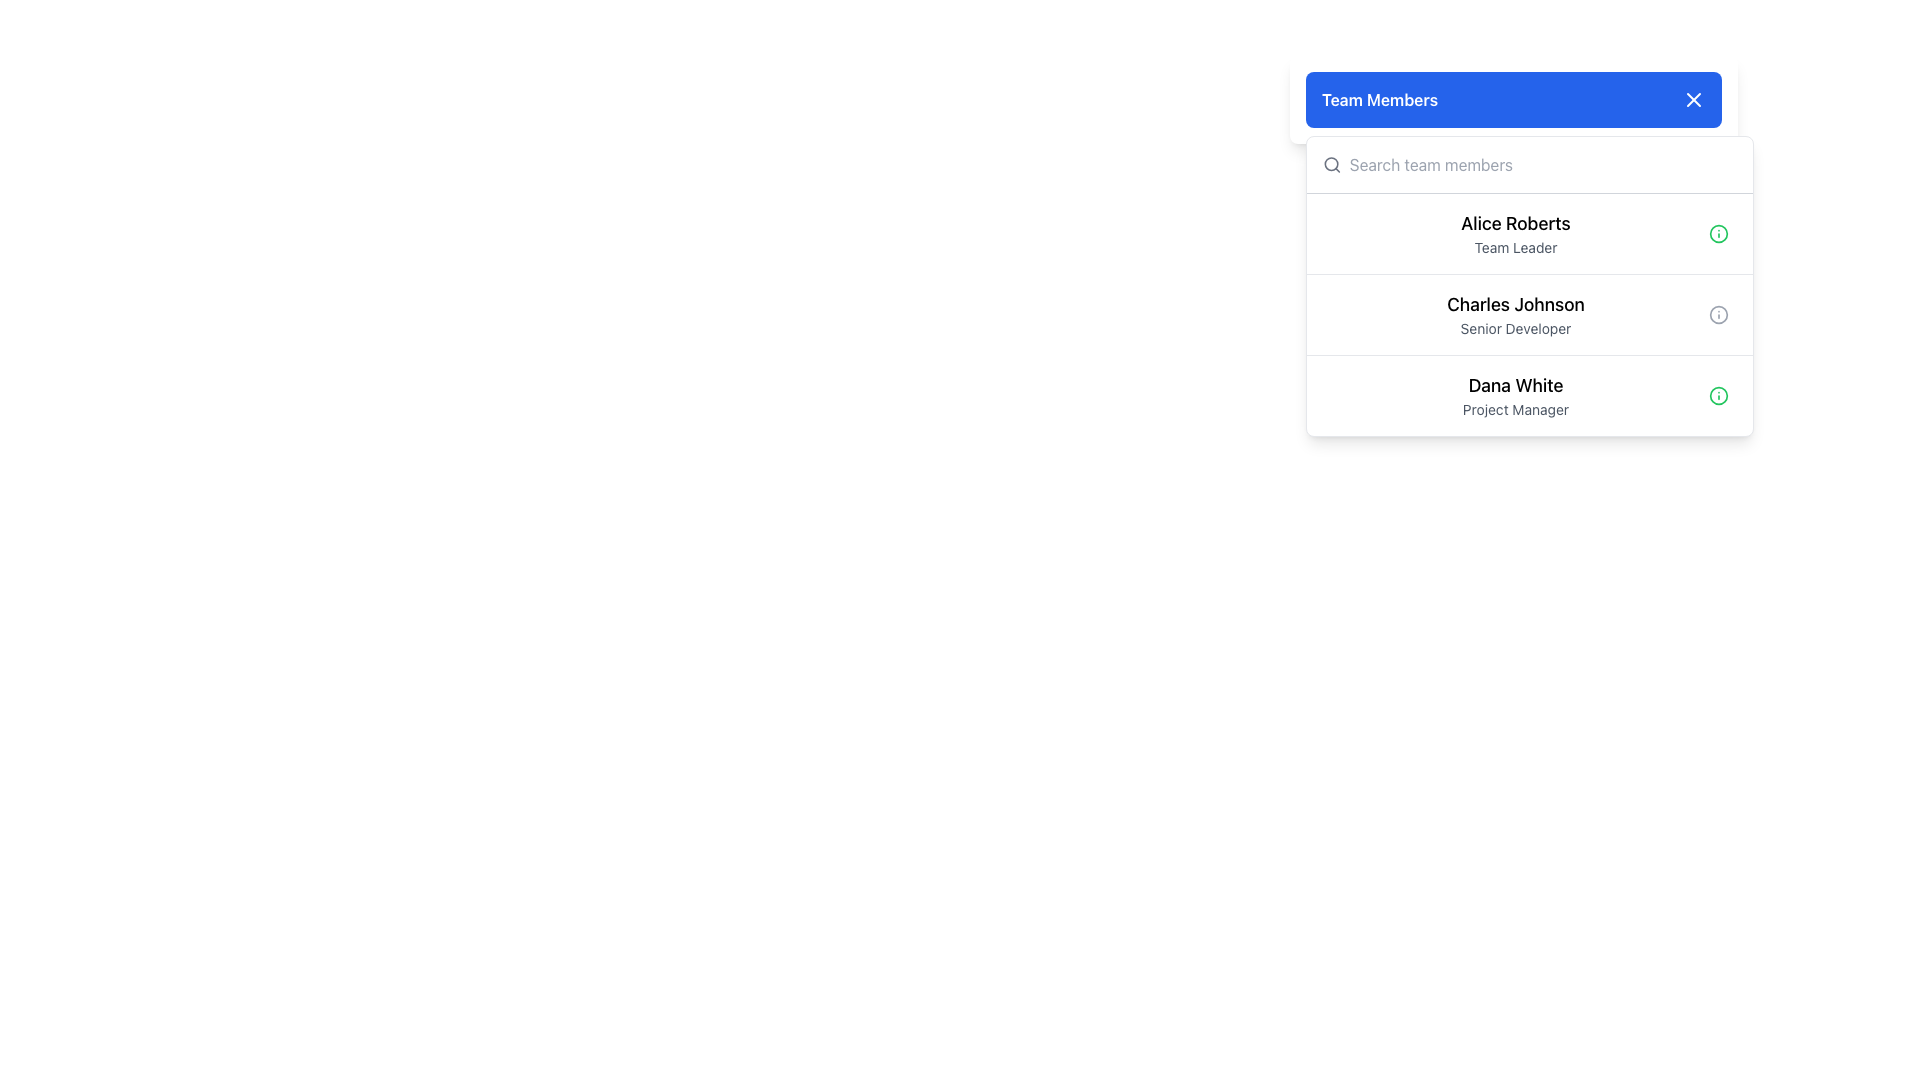 The image size is (1920, 1080). I want to click on the close button icon located in the top-right corner of the blue header bar titled 'Team Members', so click(1693, 100).